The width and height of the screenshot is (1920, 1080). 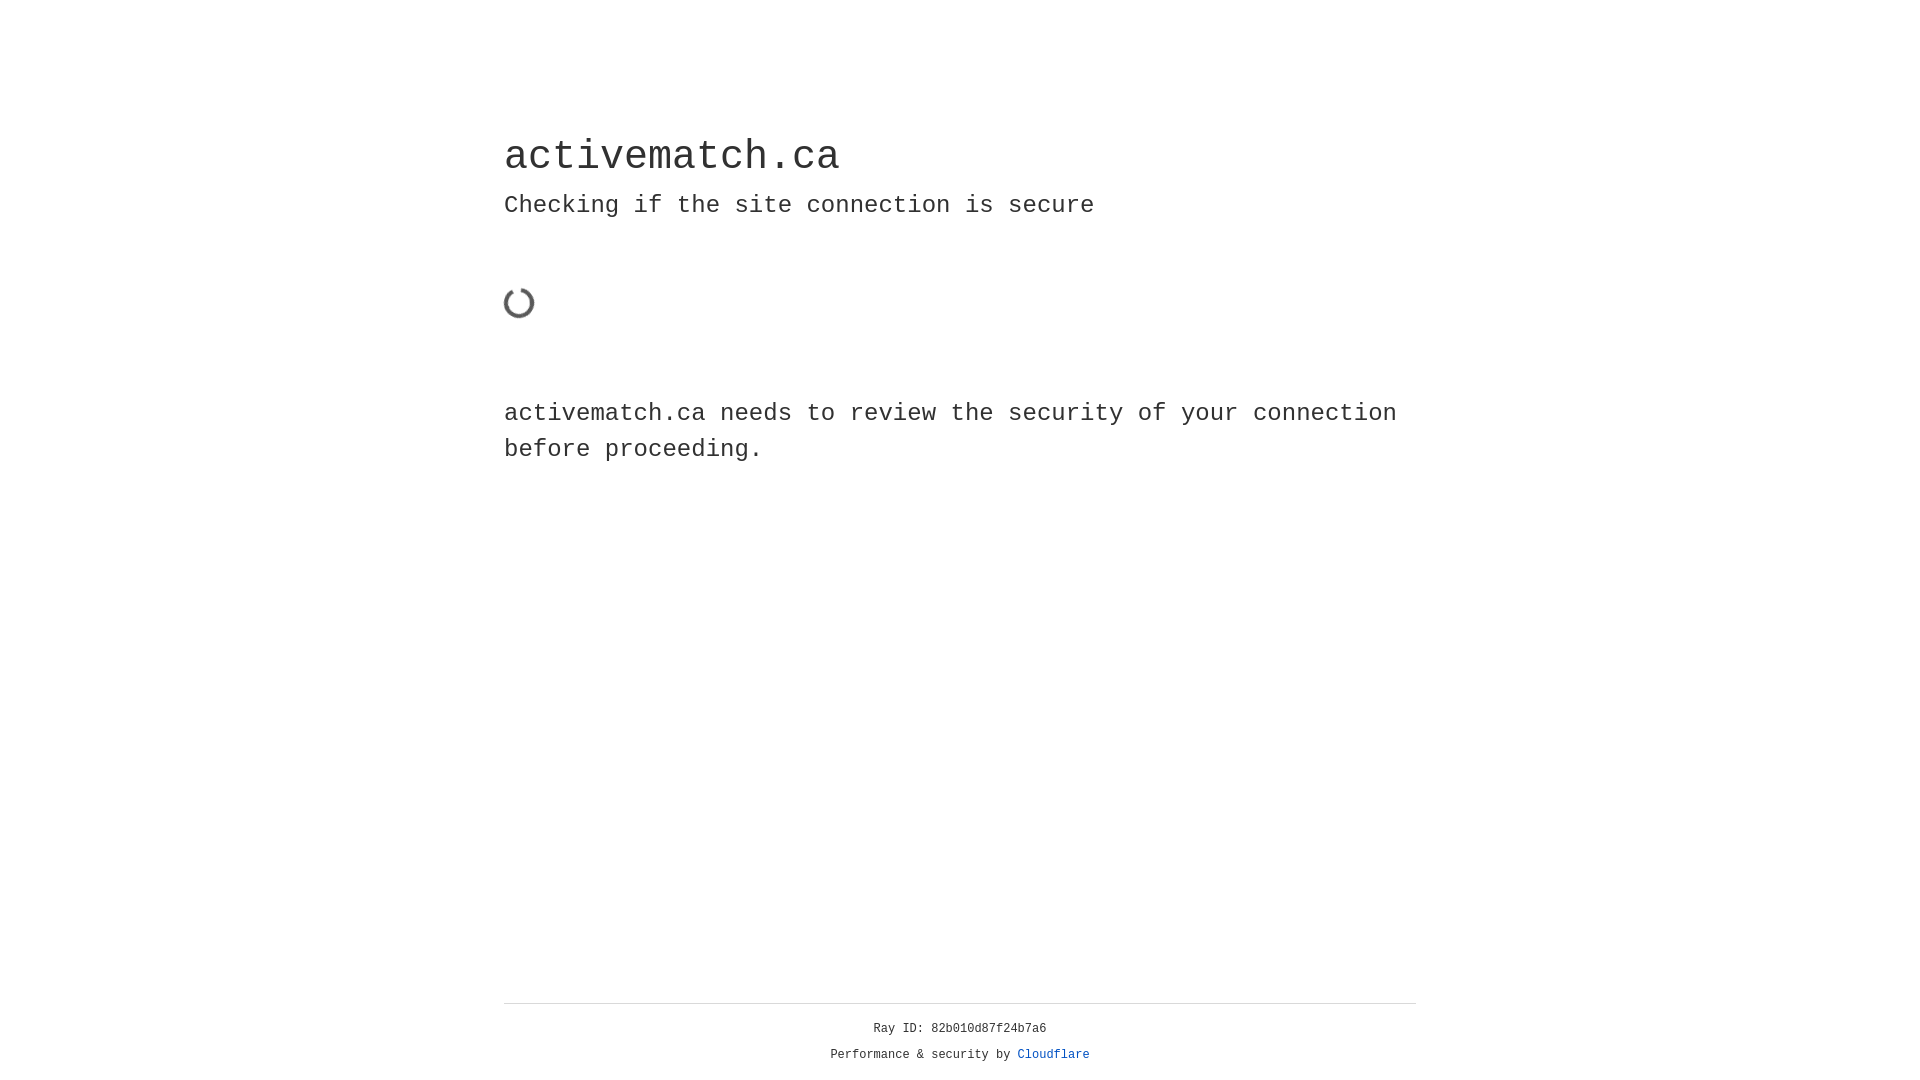 I want to click on 'Cloudflare', so click(x=1017, y=1054).